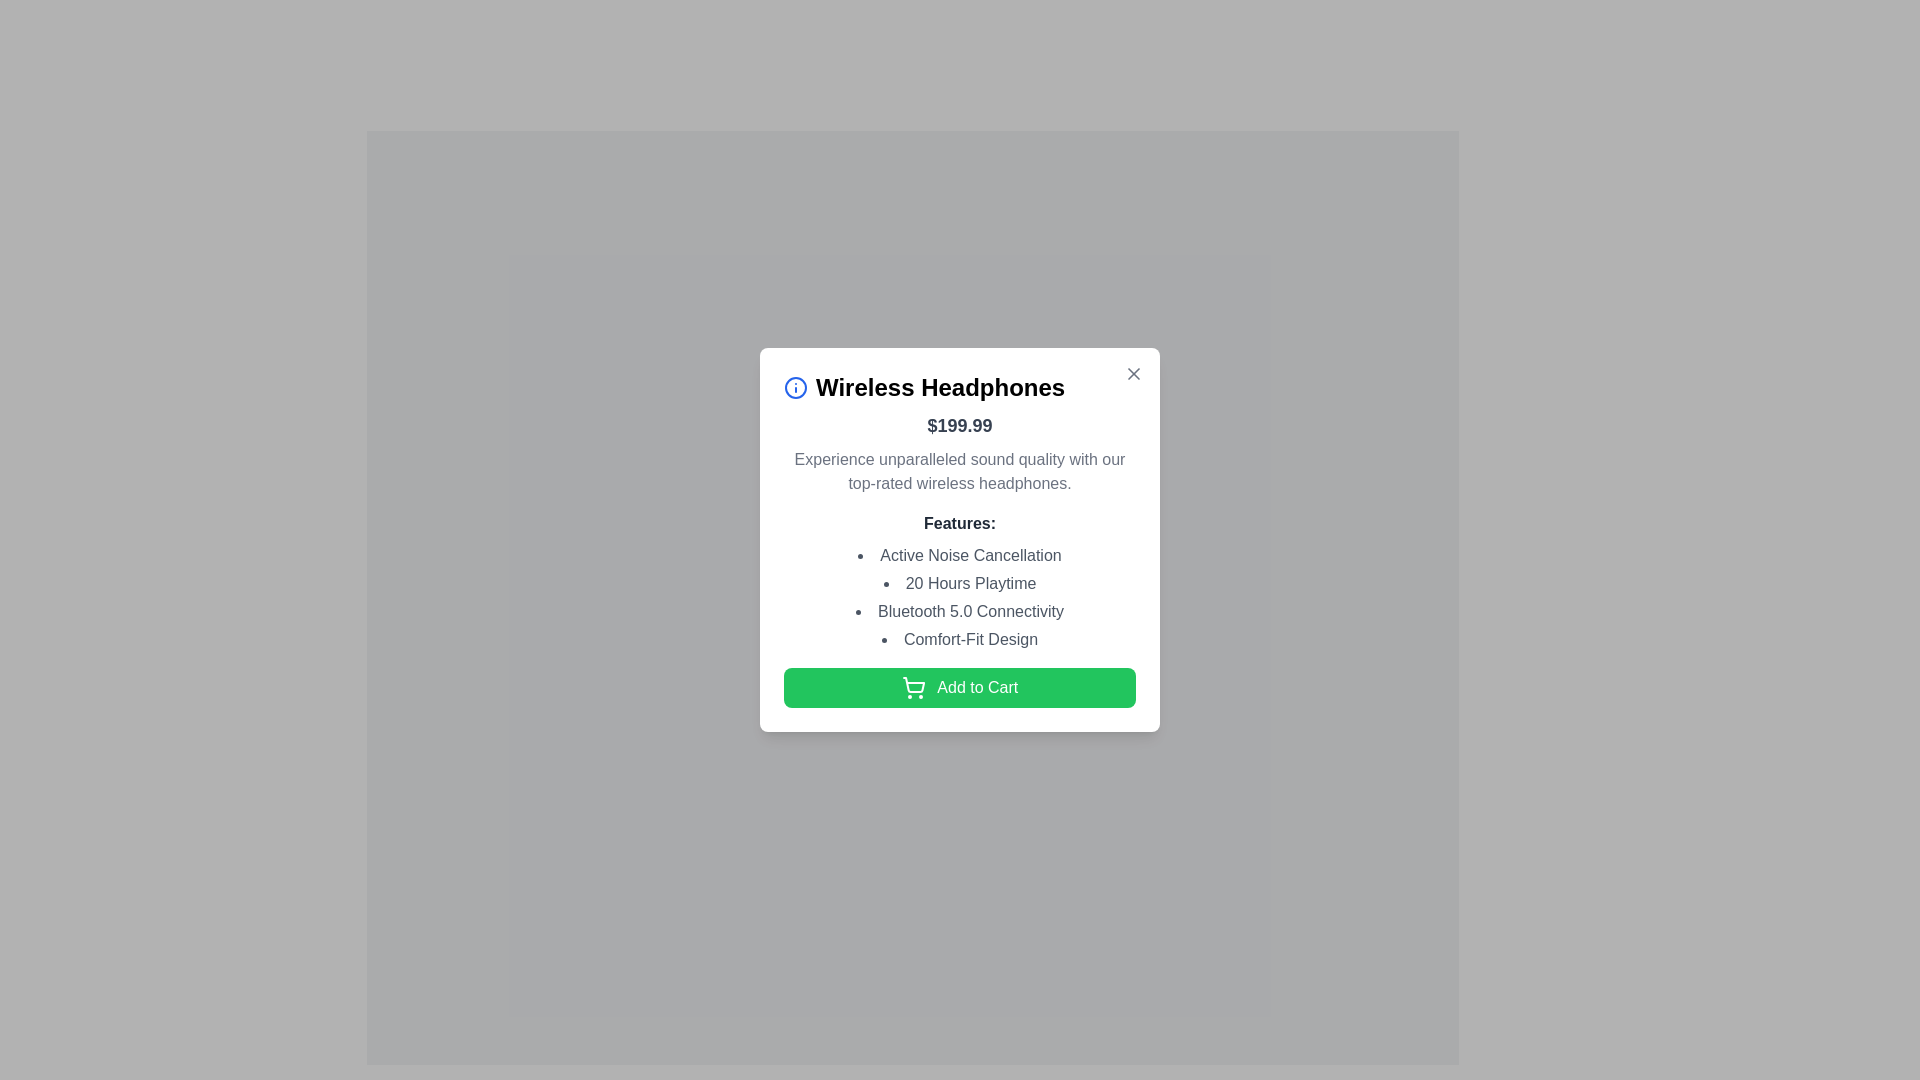  I want to click on the Text Display element that shows the product's price, located directly below the title 'Wireless Headphones', so click(960, 423).